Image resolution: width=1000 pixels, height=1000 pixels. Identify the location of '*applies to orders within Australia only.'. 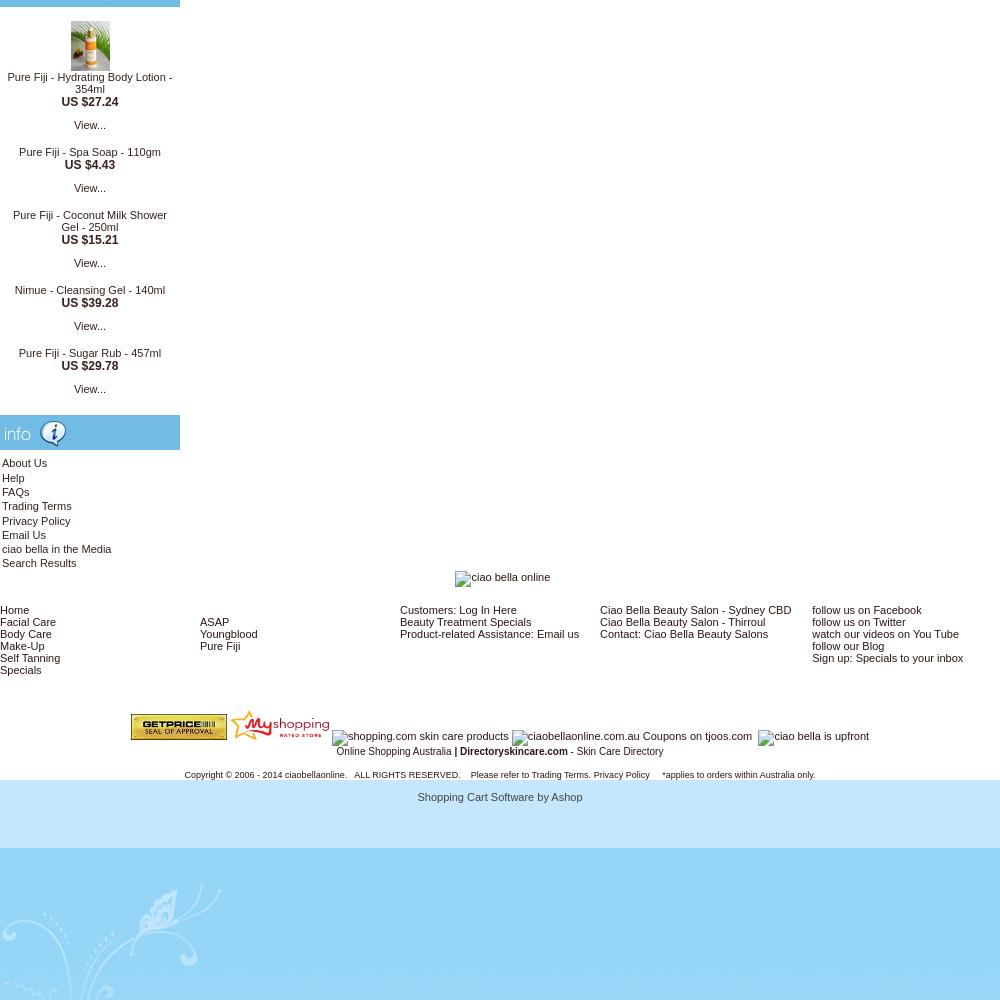
(649, 774).